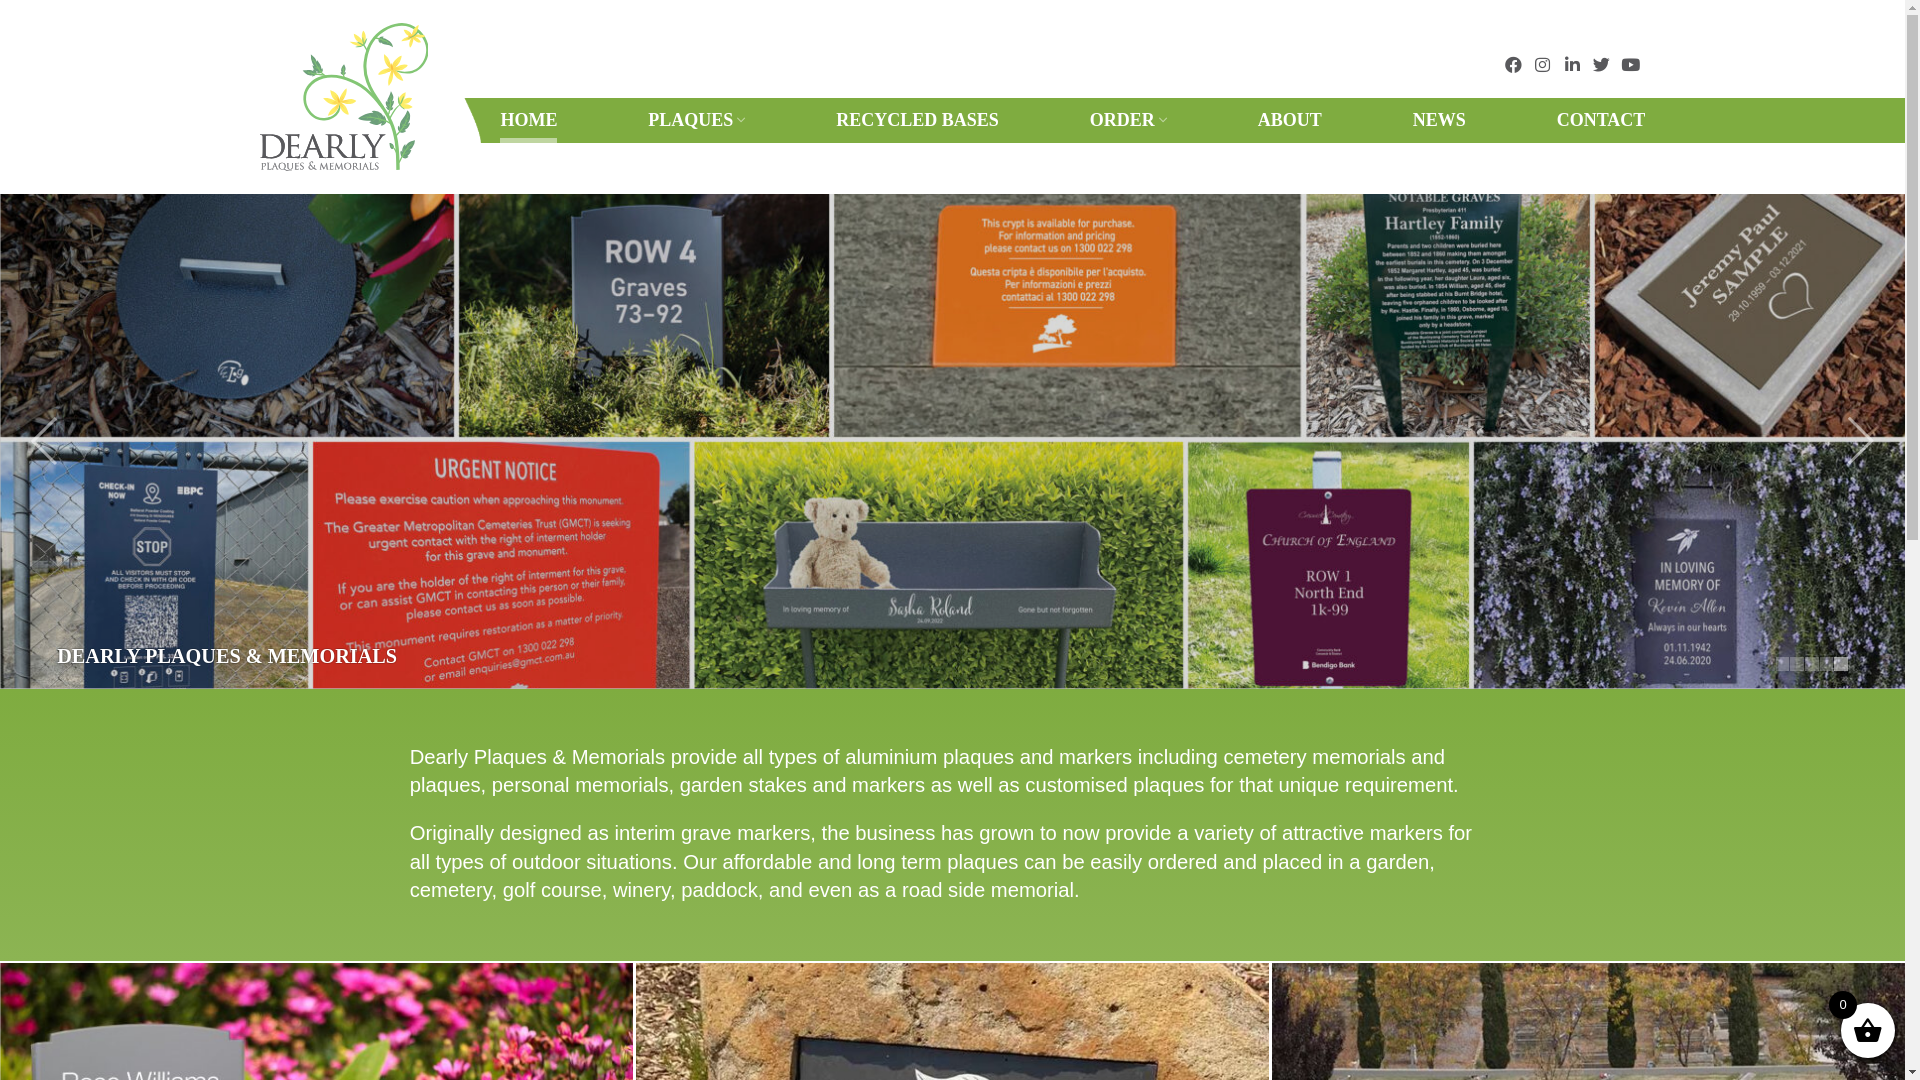 This screenshot has height=1080, width=1920. I want to click on 'ORDER', so click(1128, 120).